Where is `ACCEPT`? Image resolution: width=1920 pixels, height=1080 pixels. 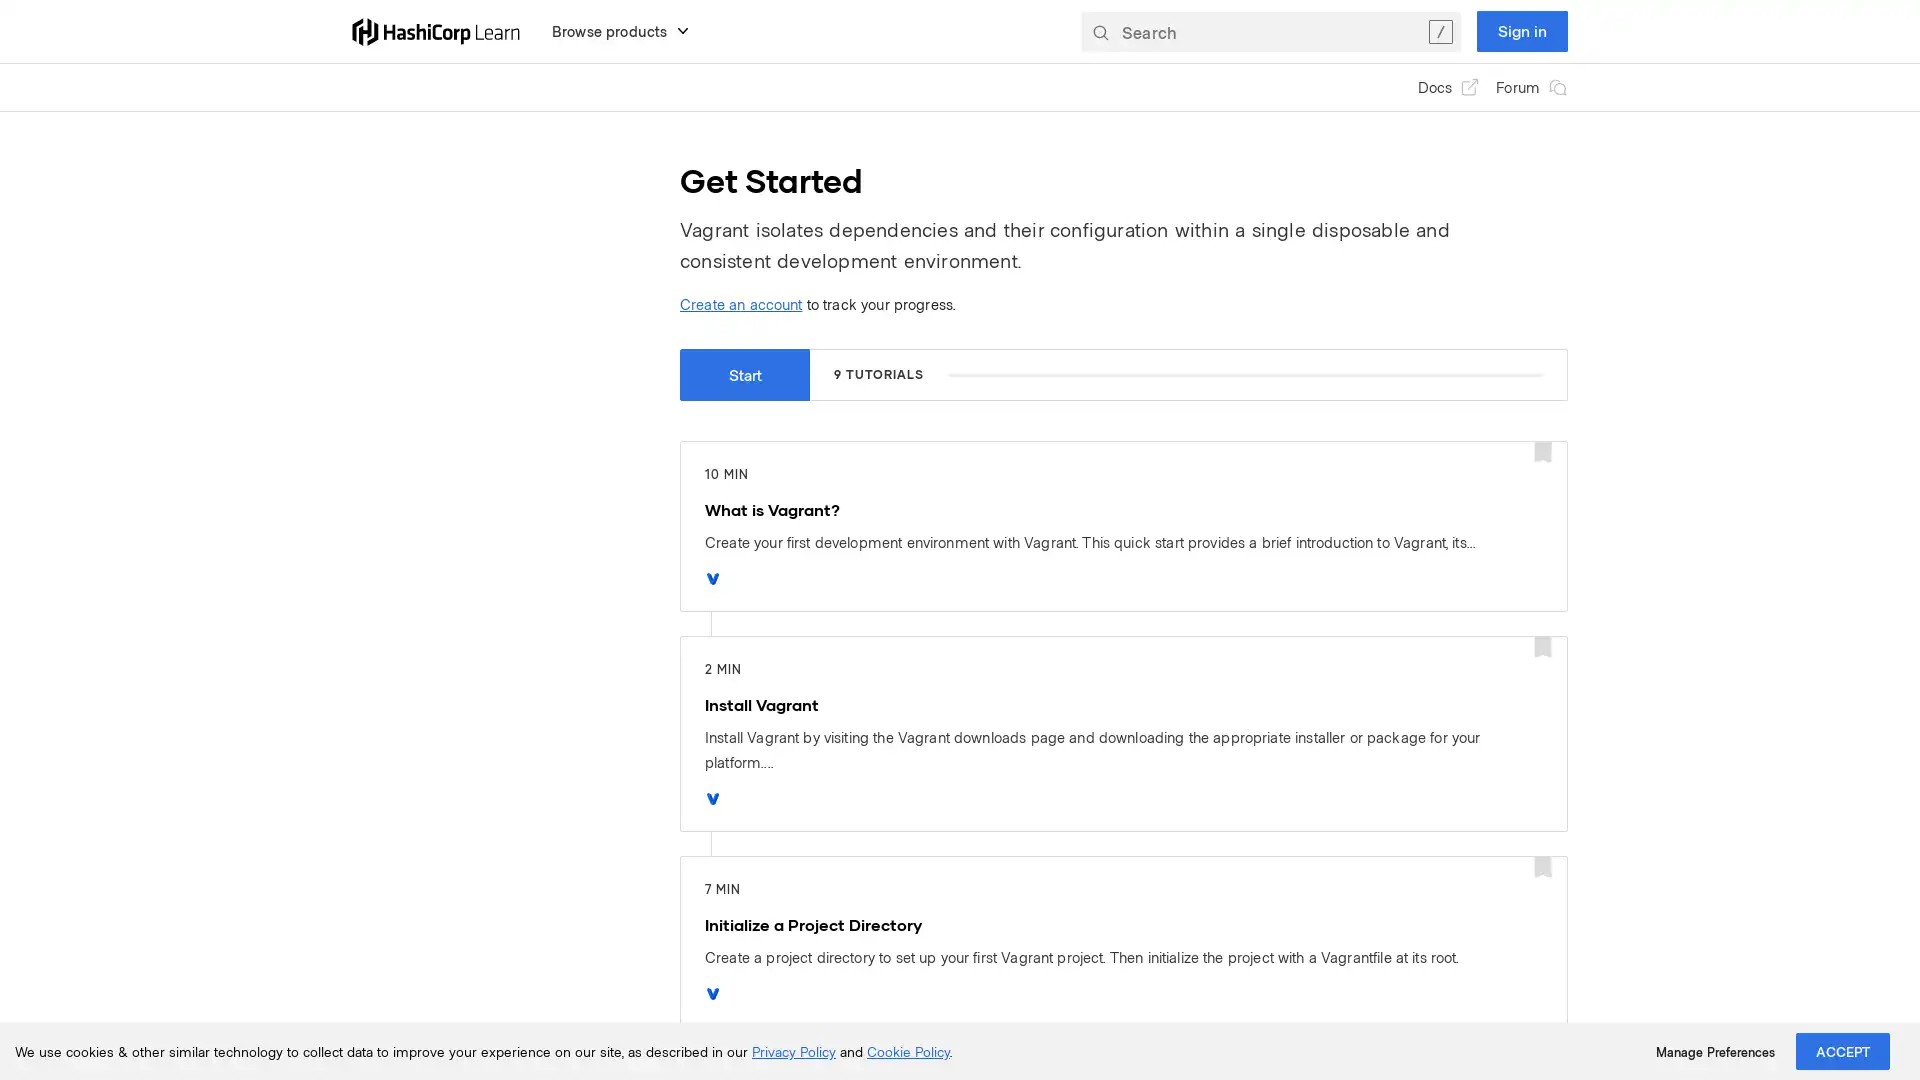
ACCEPT is located at coordinates (1842, 1050).